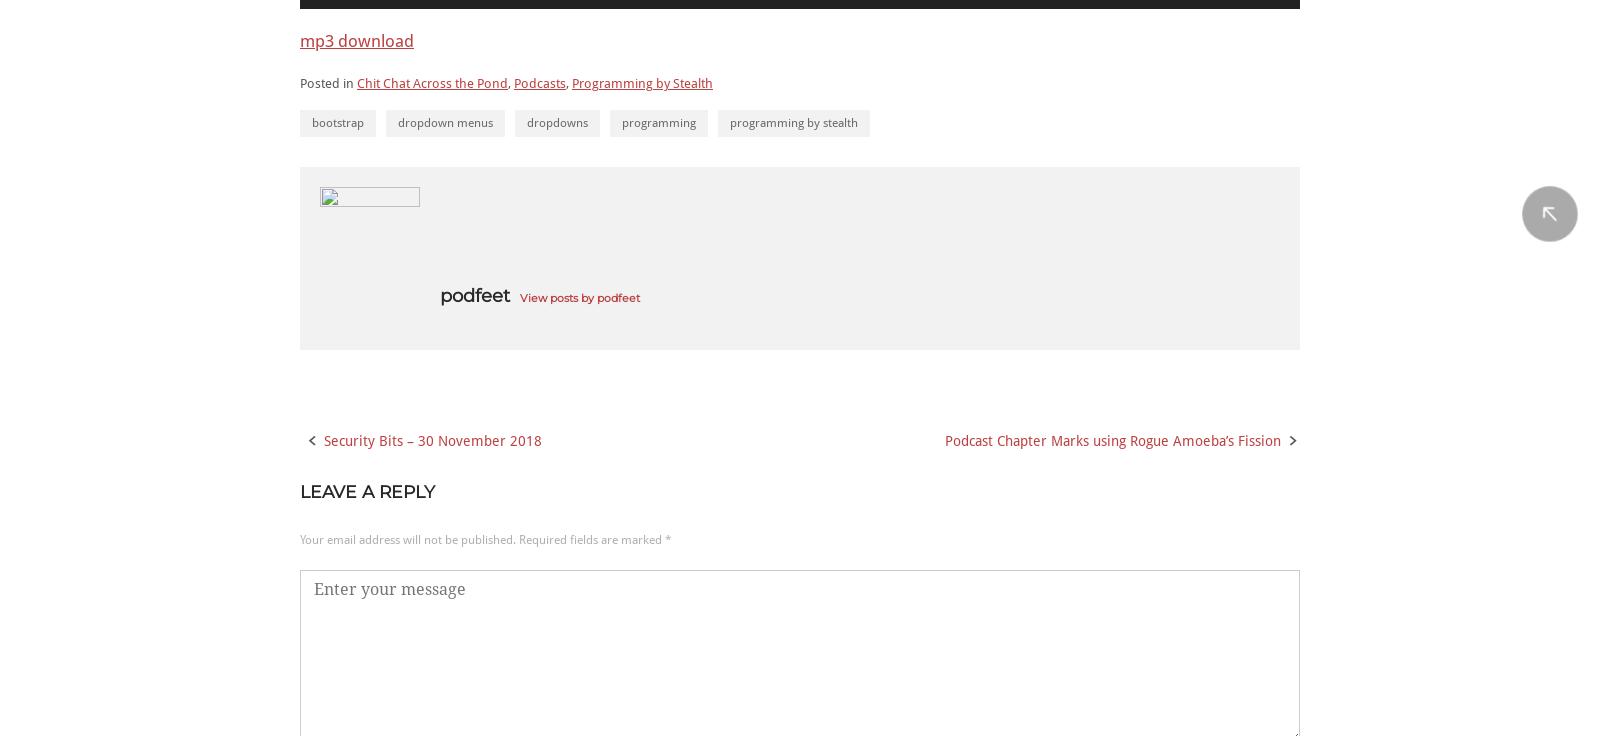 This screenshot has height=736, width=1600. I want to click on 'Chit Chat Across the Pond', so click(431, 83).